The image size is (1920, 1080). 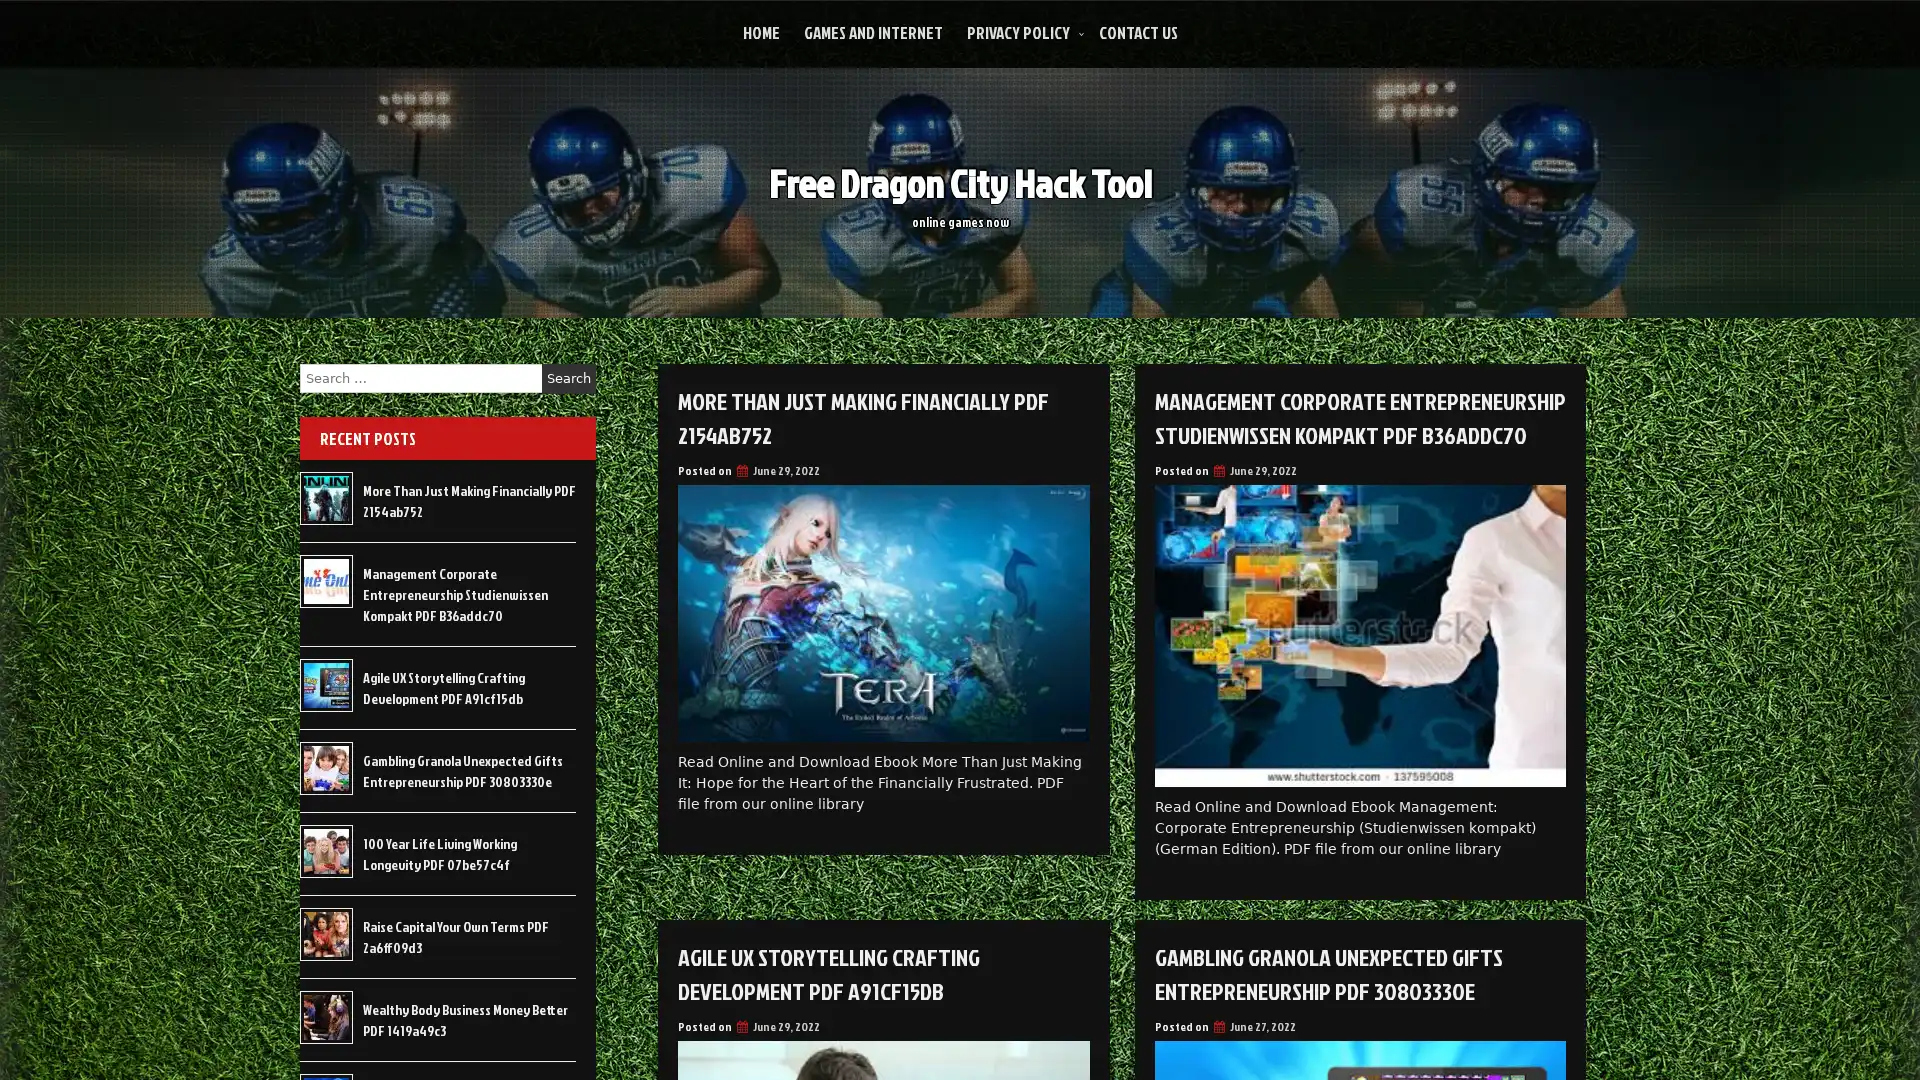 I want to click on Search, so click(x=568, y=378).